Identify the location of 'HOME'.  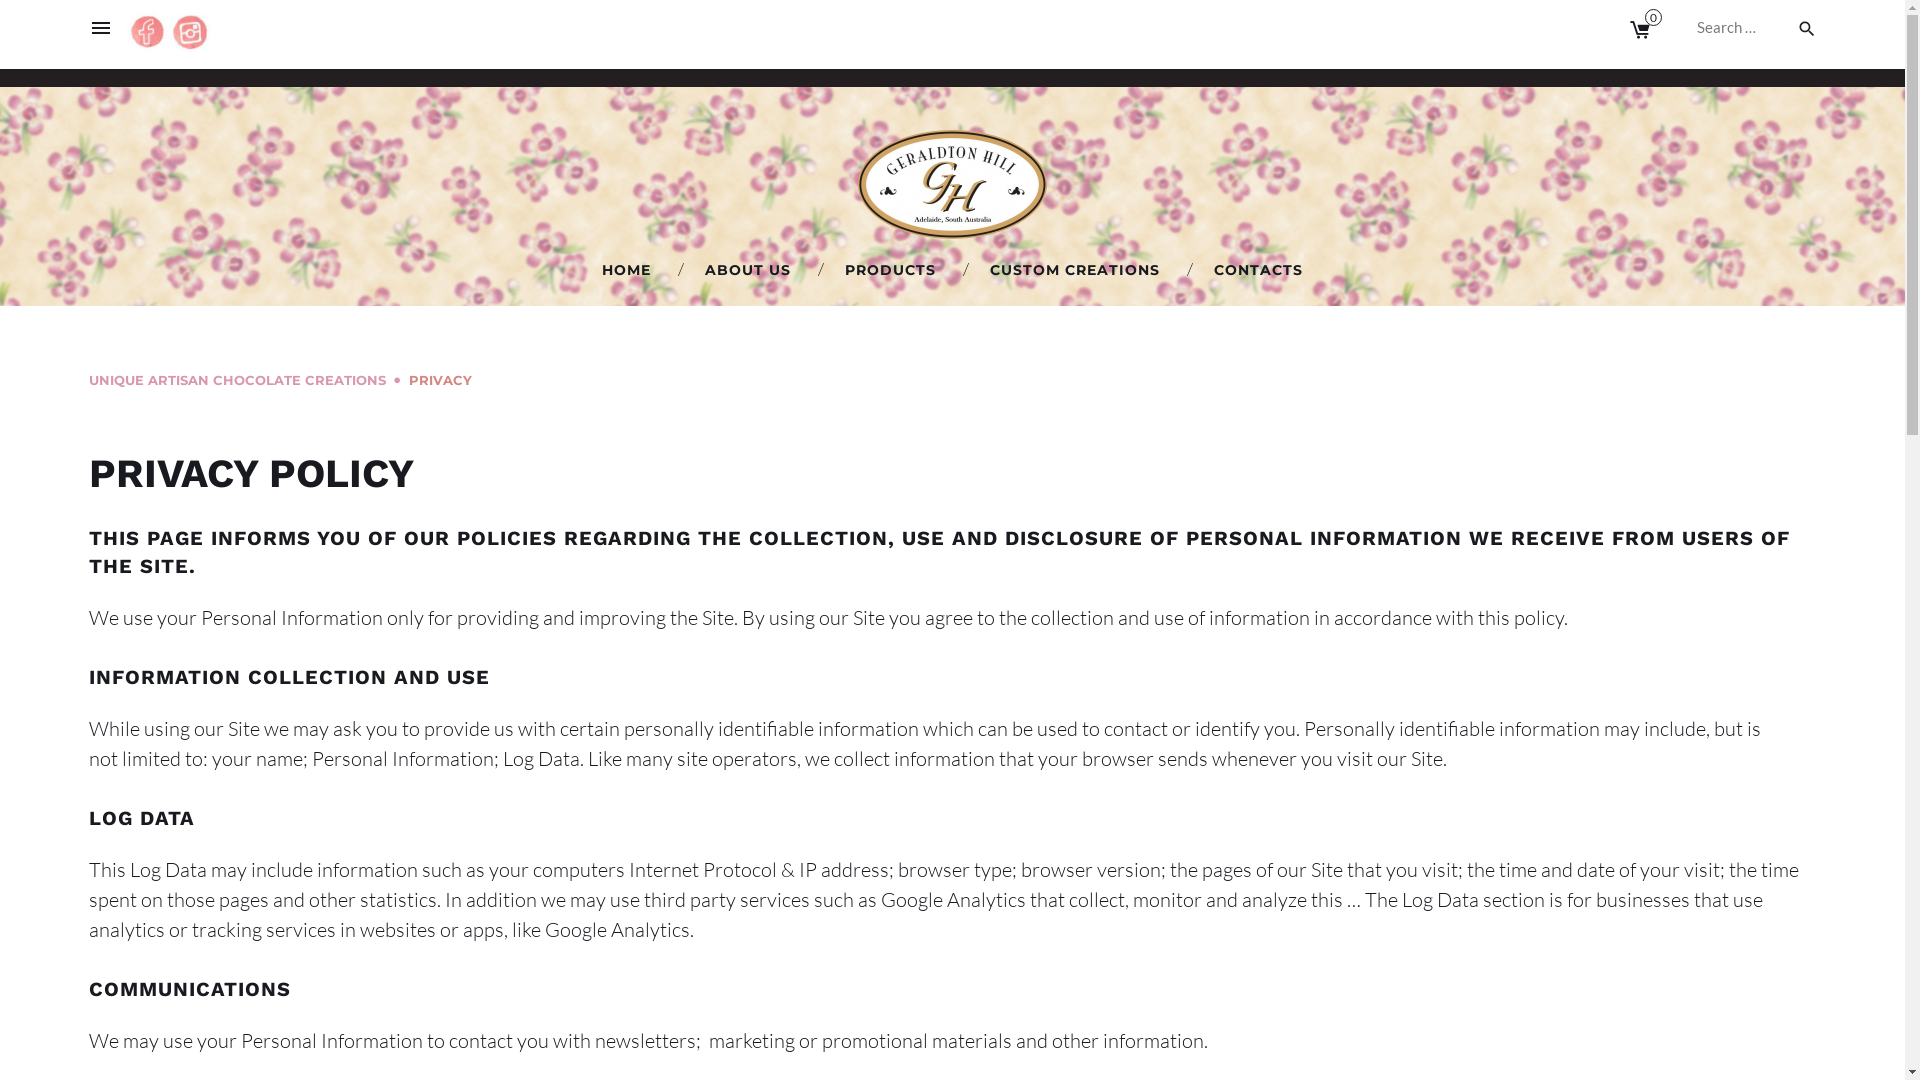
(625, 270).